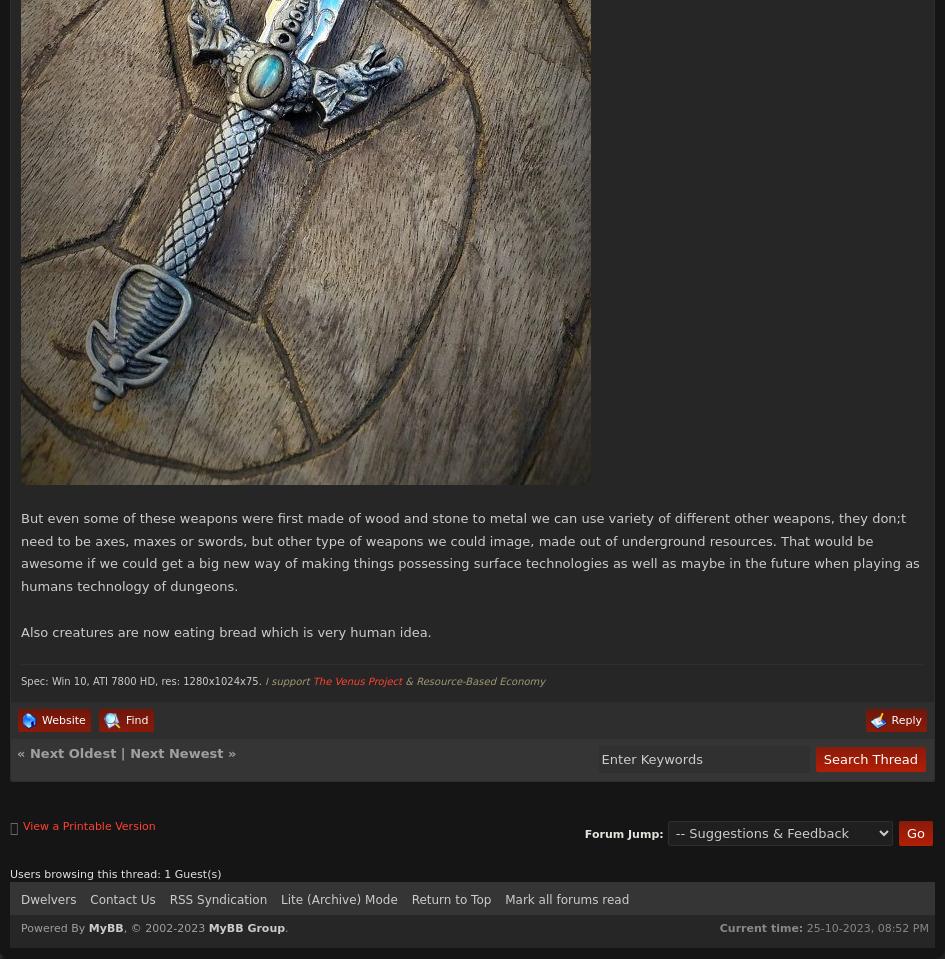 This screenshot has width=945, height=959. What do you see at coordinates (245, 927) in the screenshot?
I see `'MyBB Group'` at bounding box center [245, 927].